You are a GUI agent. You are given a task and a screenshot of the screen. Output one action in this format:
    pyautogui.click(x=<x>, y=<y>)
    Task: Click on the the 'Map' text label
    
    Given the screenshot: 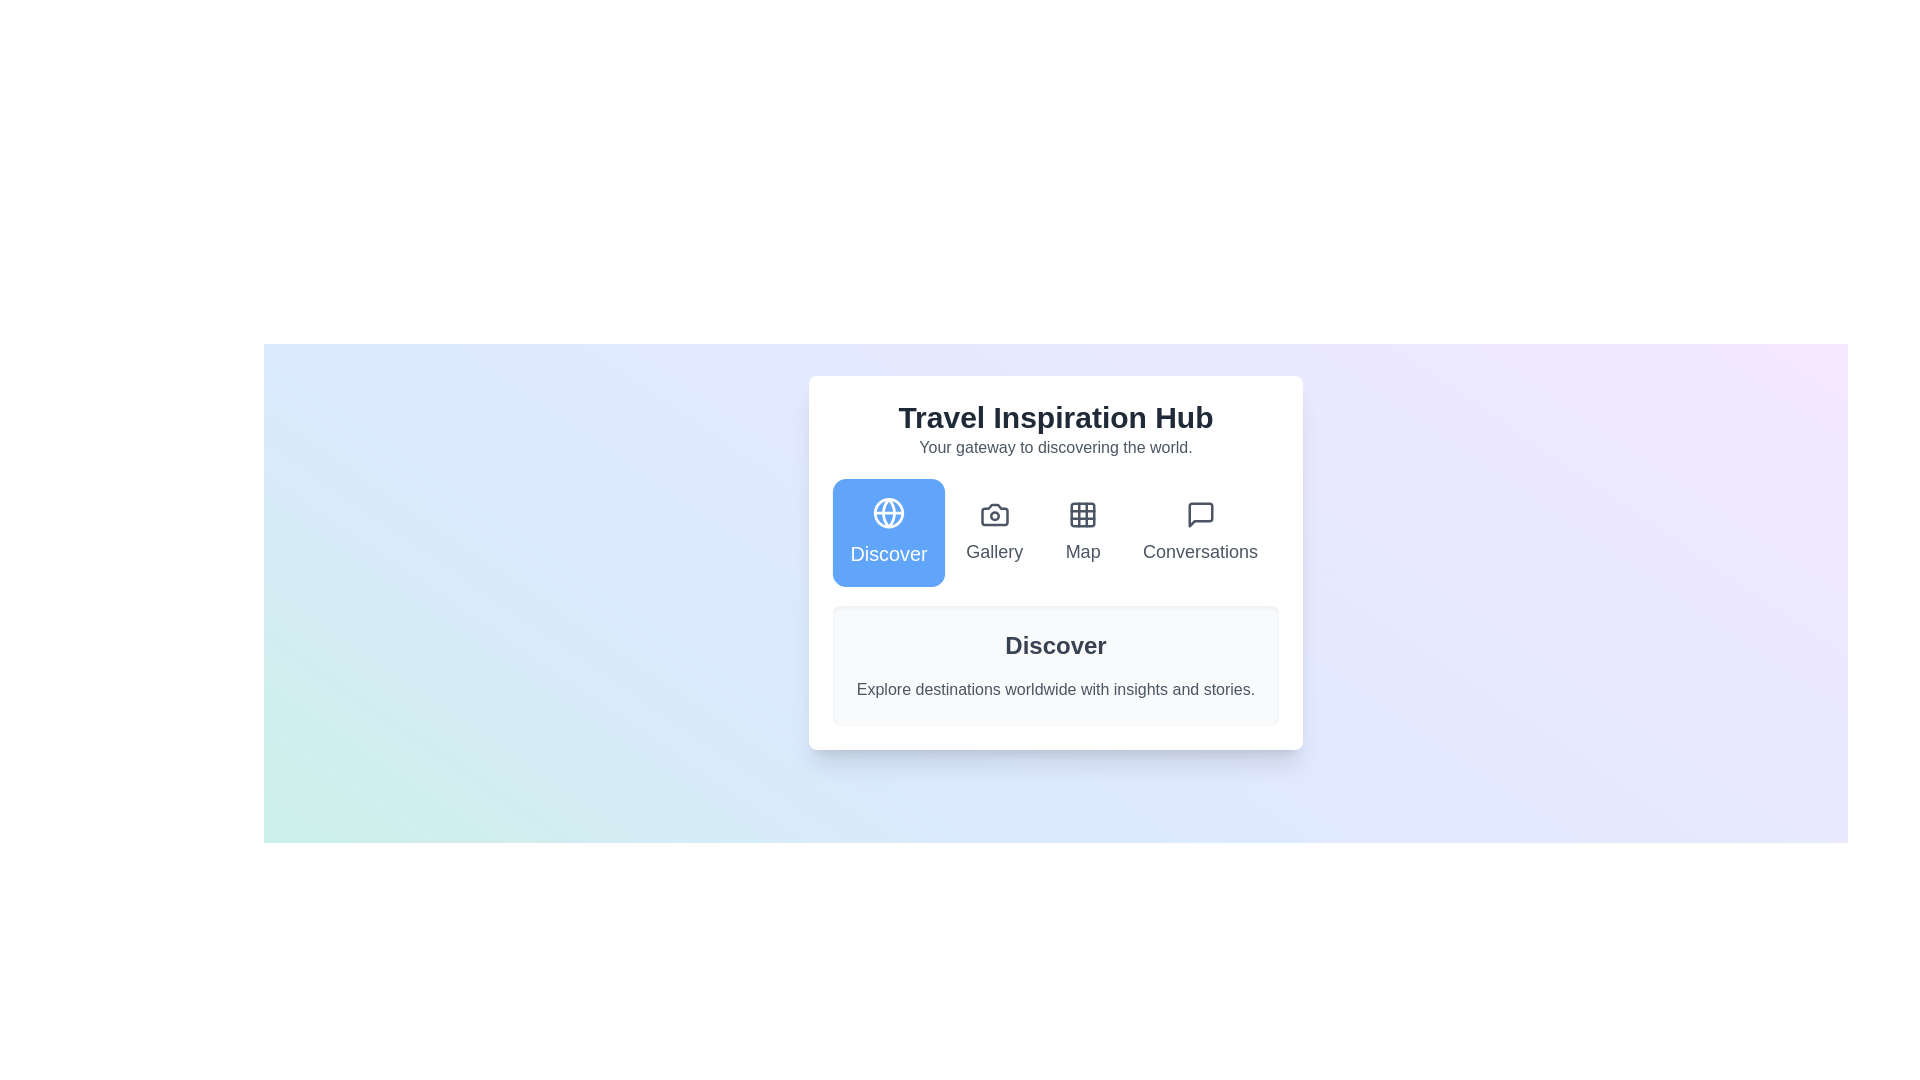 What is the action you would take?
    pyautogui.click(x=1082, y=551)
    